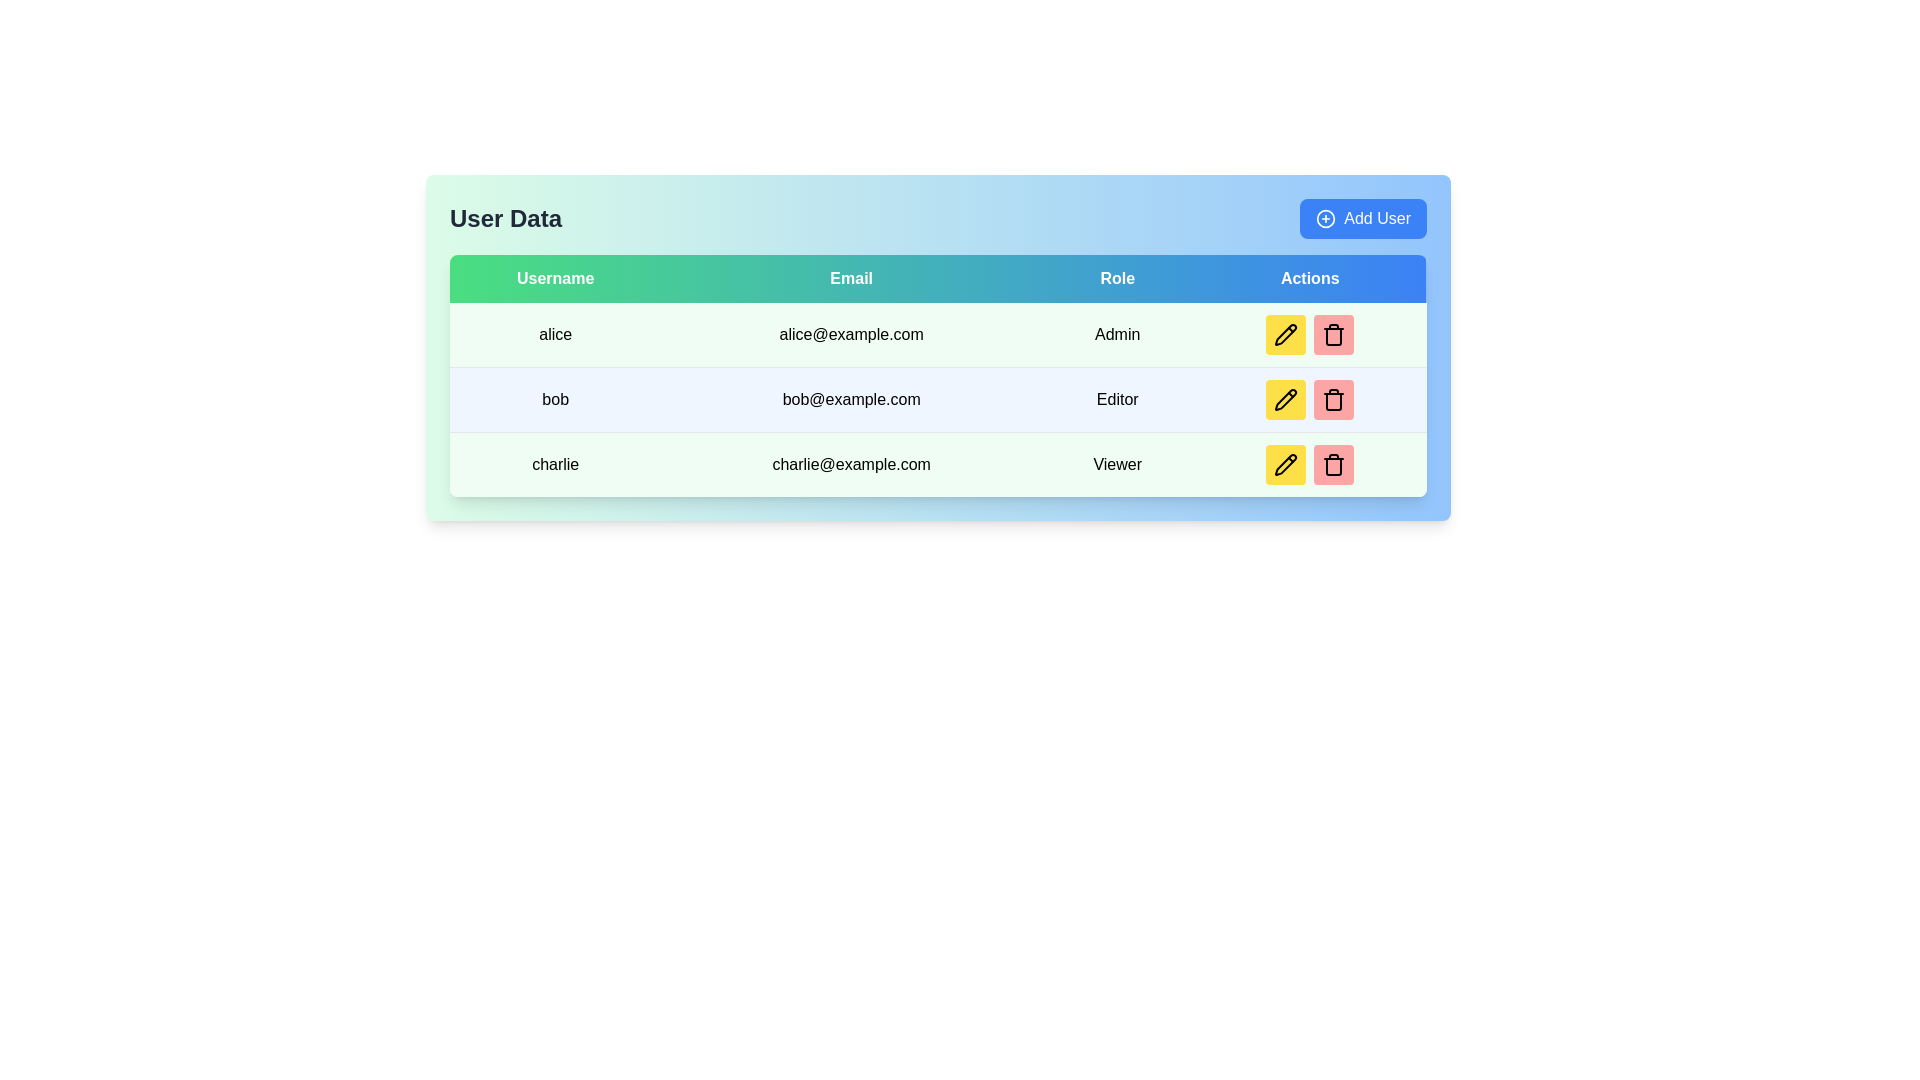 The width and height of the screenshot is (1920, 1080). What do you see at coordinates (1326, 219) in the screenshot?
I see `circular SVG element that is part of the 'Add User' button located in the top-right corner of the user data panel` at bounding box center [1326, 219].